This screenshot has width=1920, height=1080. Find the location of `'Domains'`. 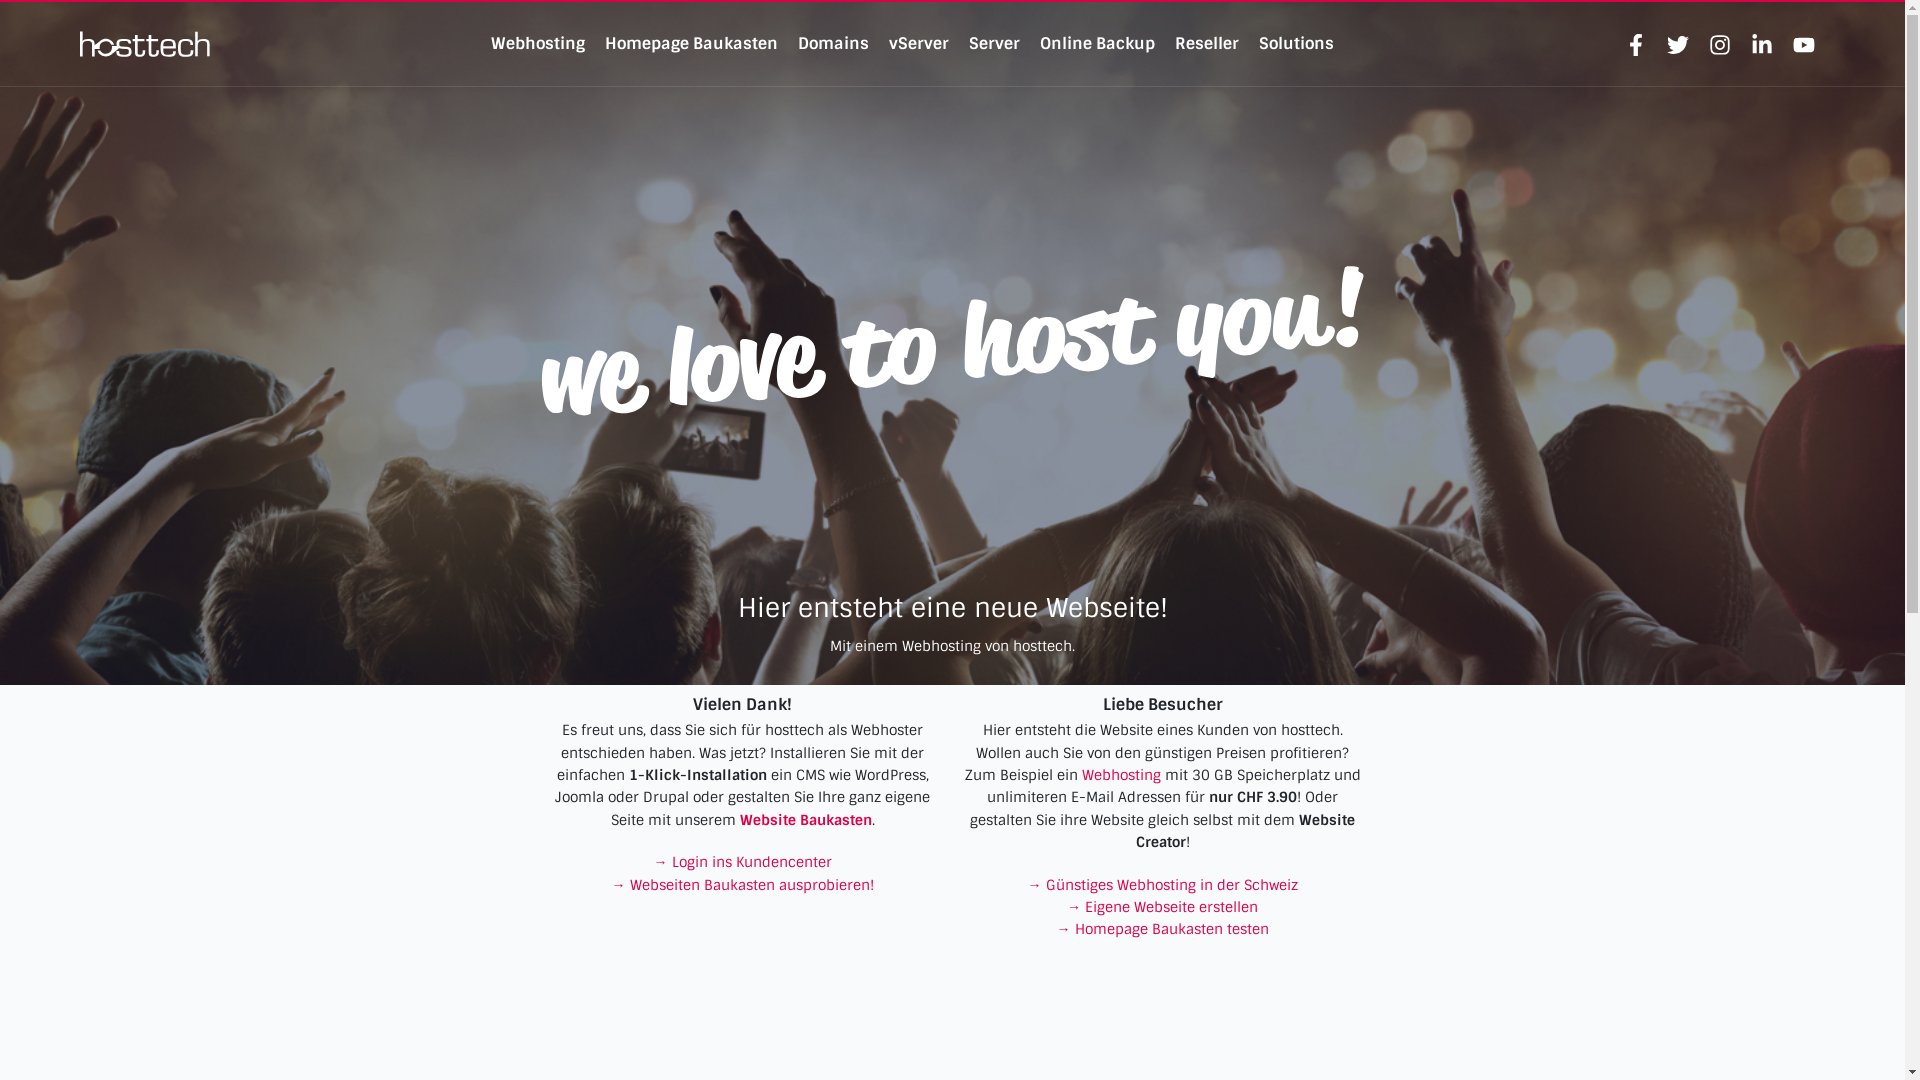

'Domains' is located at coordinates (796, 43).